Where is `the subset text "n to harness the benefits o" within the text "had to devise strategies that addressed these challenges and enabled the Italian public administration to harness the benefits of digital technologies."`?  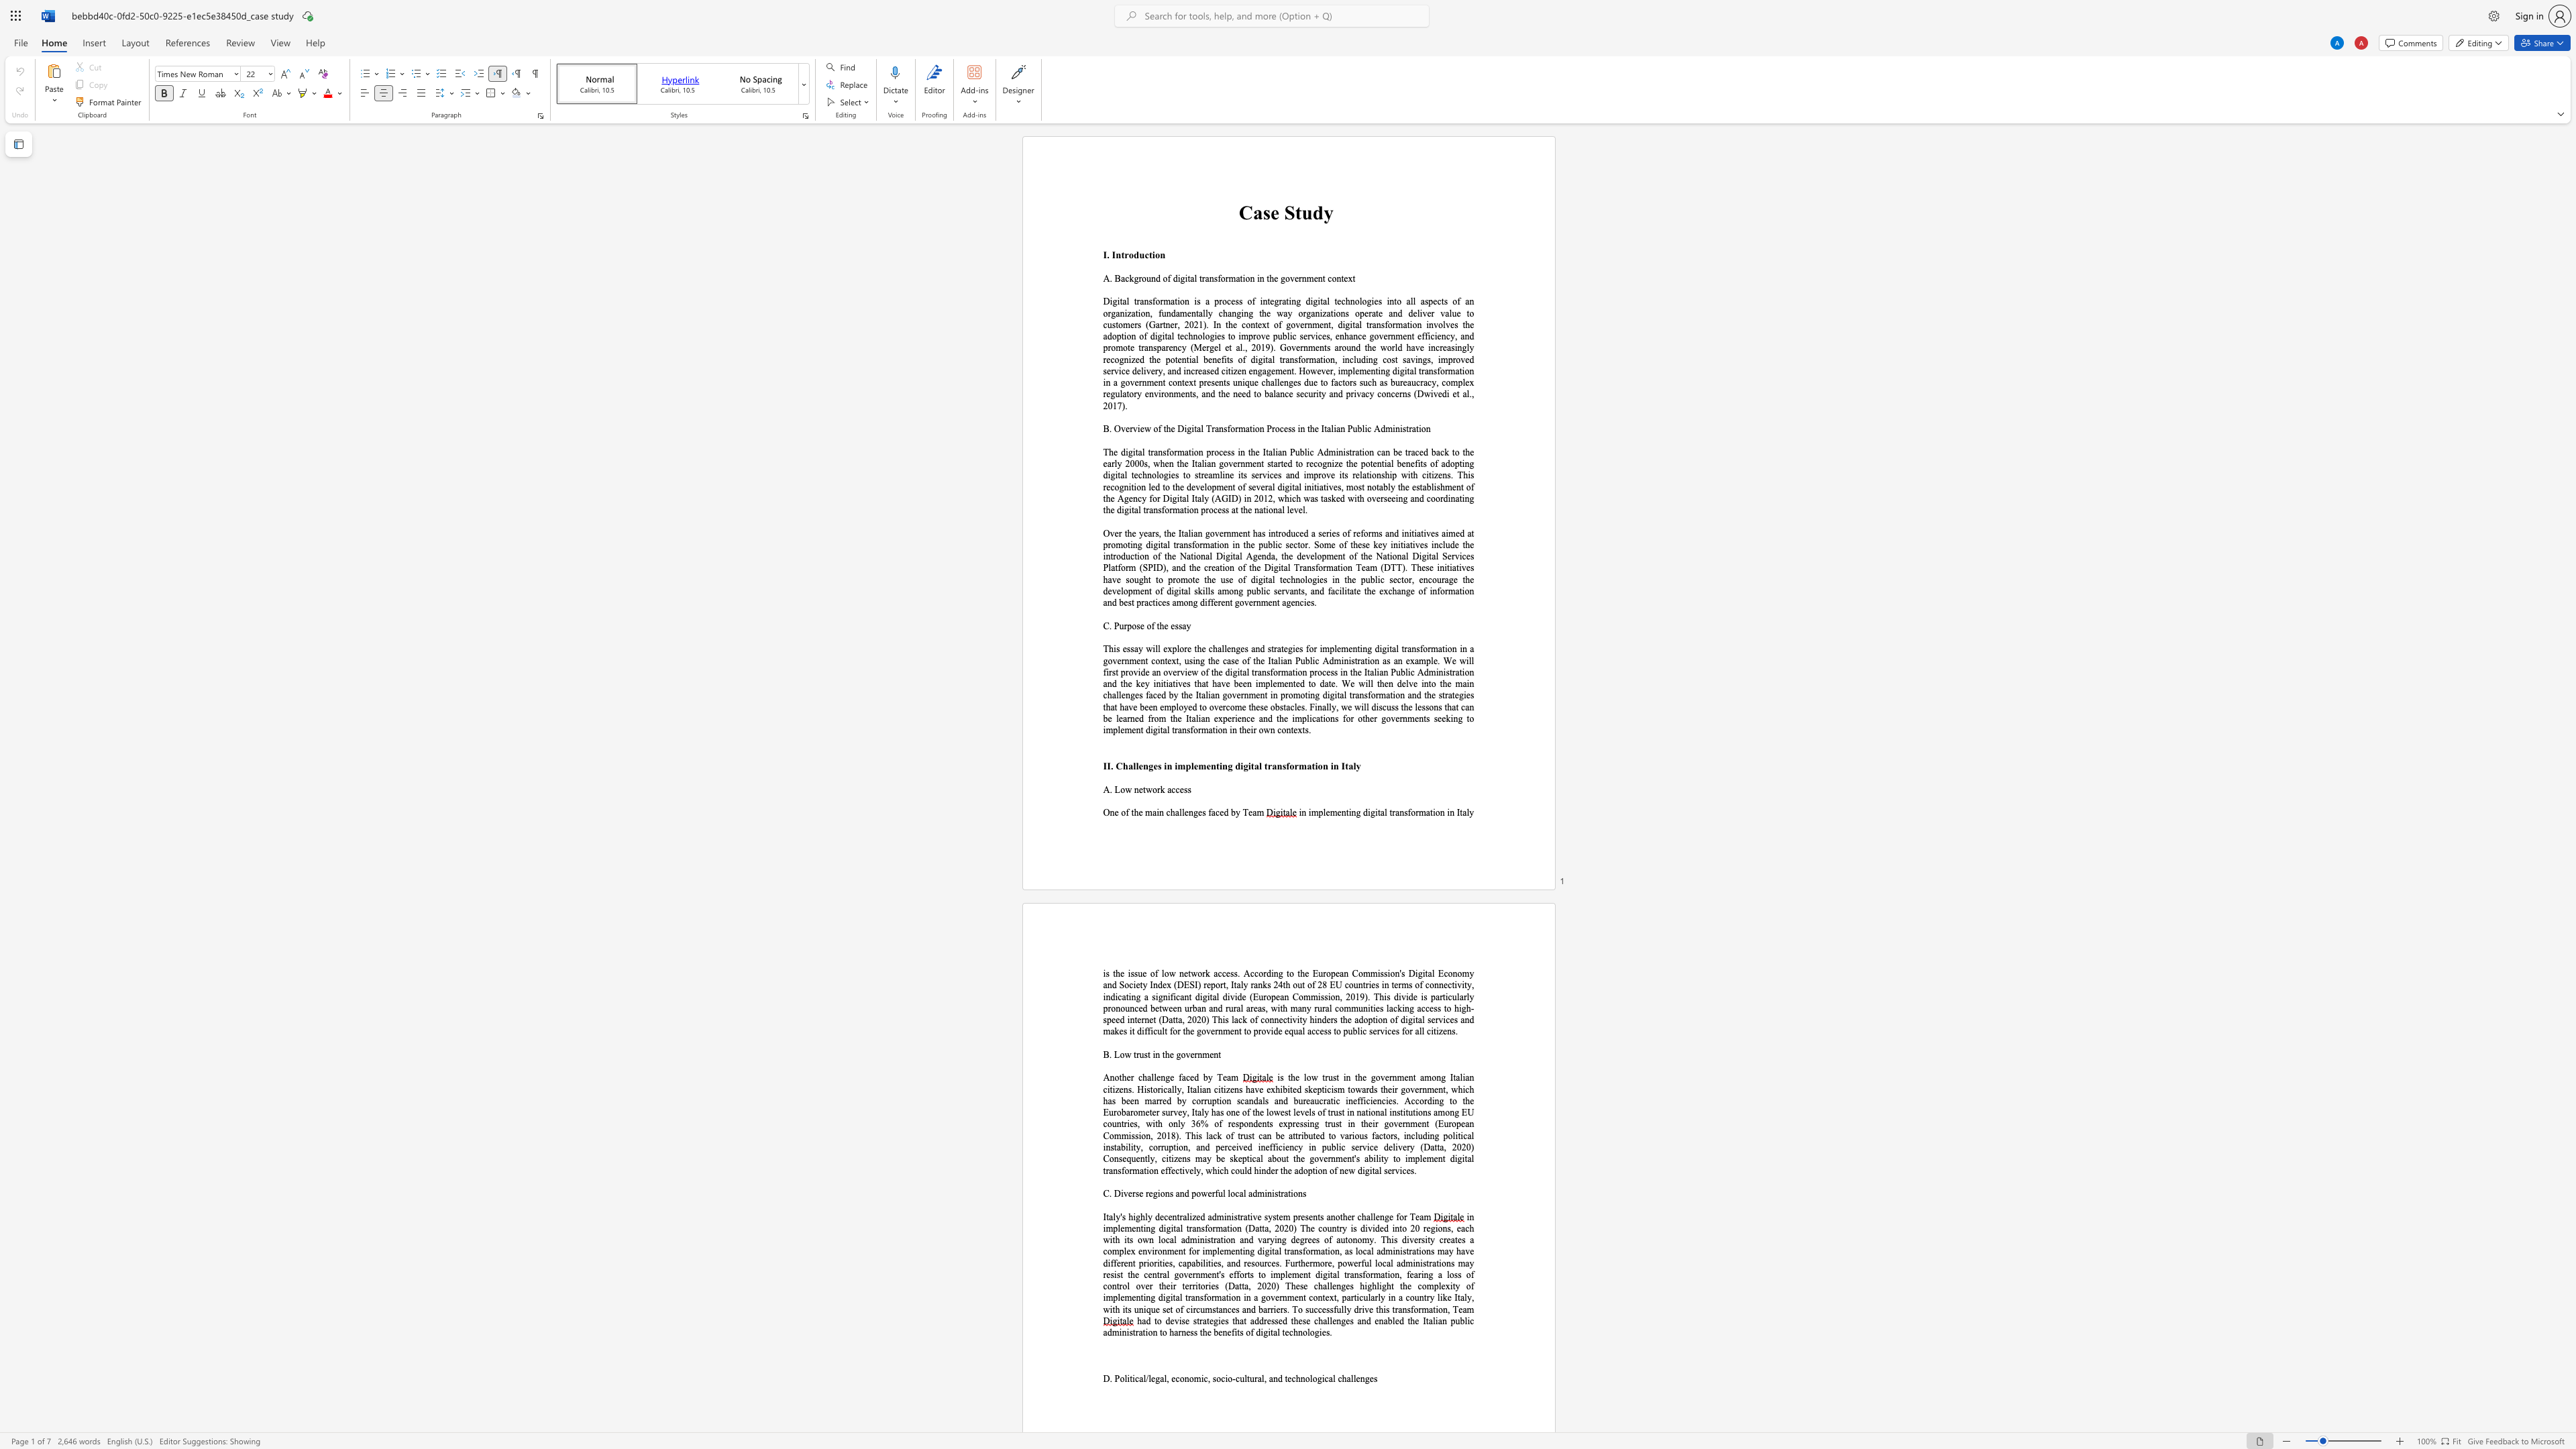 the subset text "n to harness the benefits o" within the text "had to devise strategies that addressed these challenges and enabled the Italian public administration to harness the benefits of digital technologies." is located at coordinates (1152, 1332).